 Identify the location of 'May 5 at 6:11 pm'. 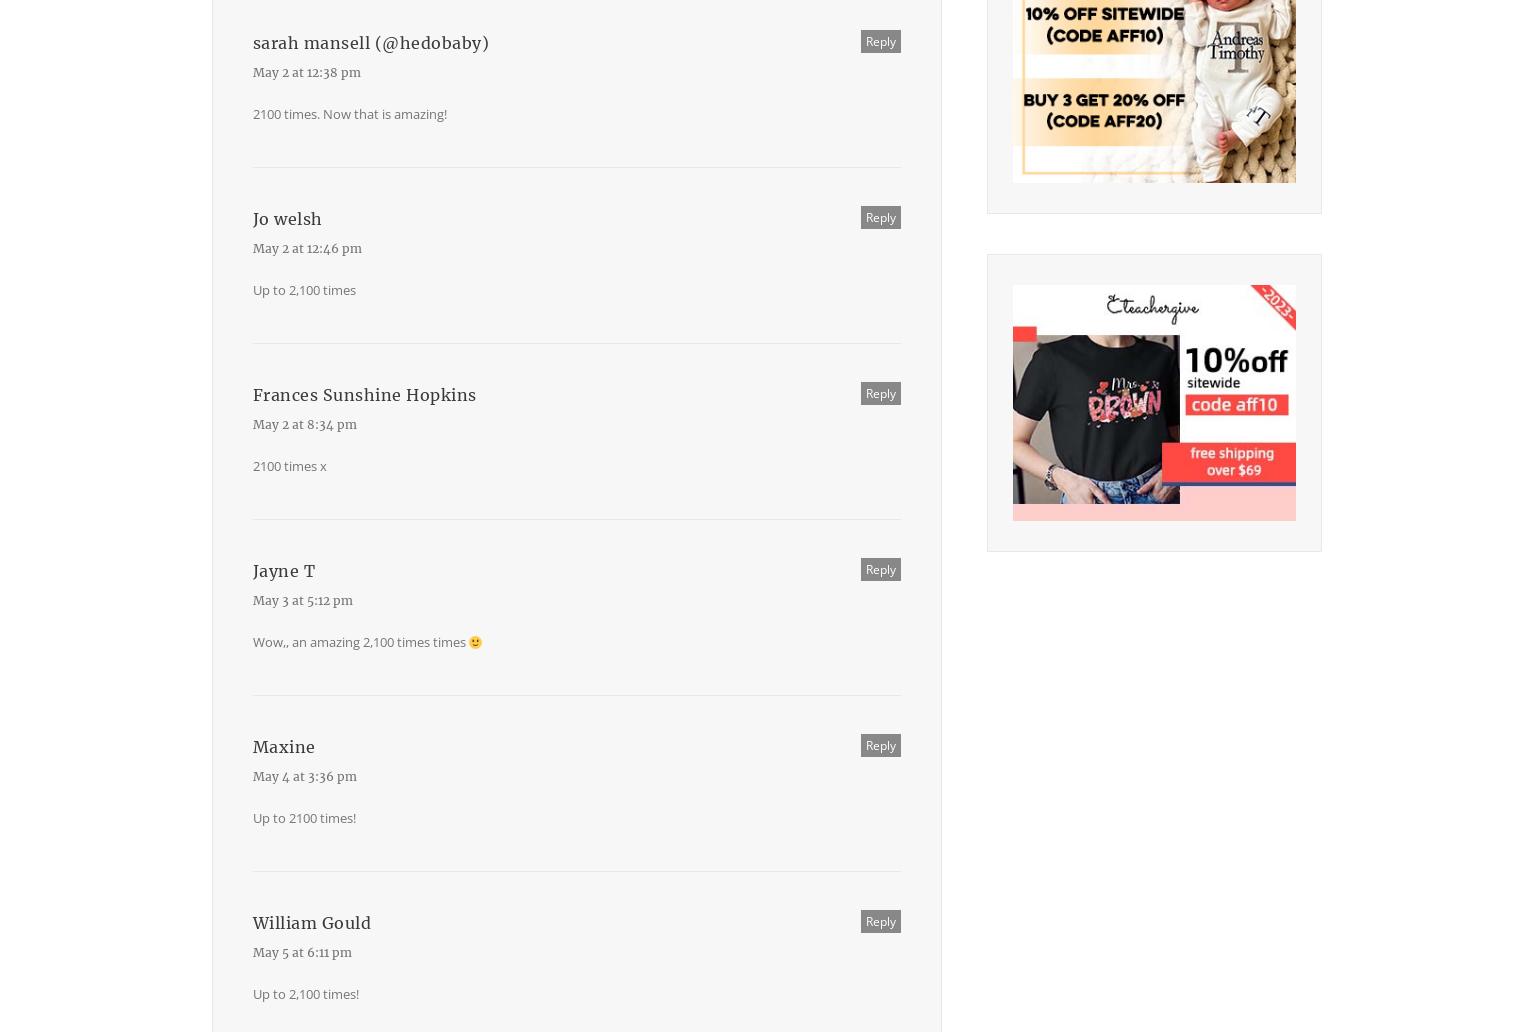
(301, 951).